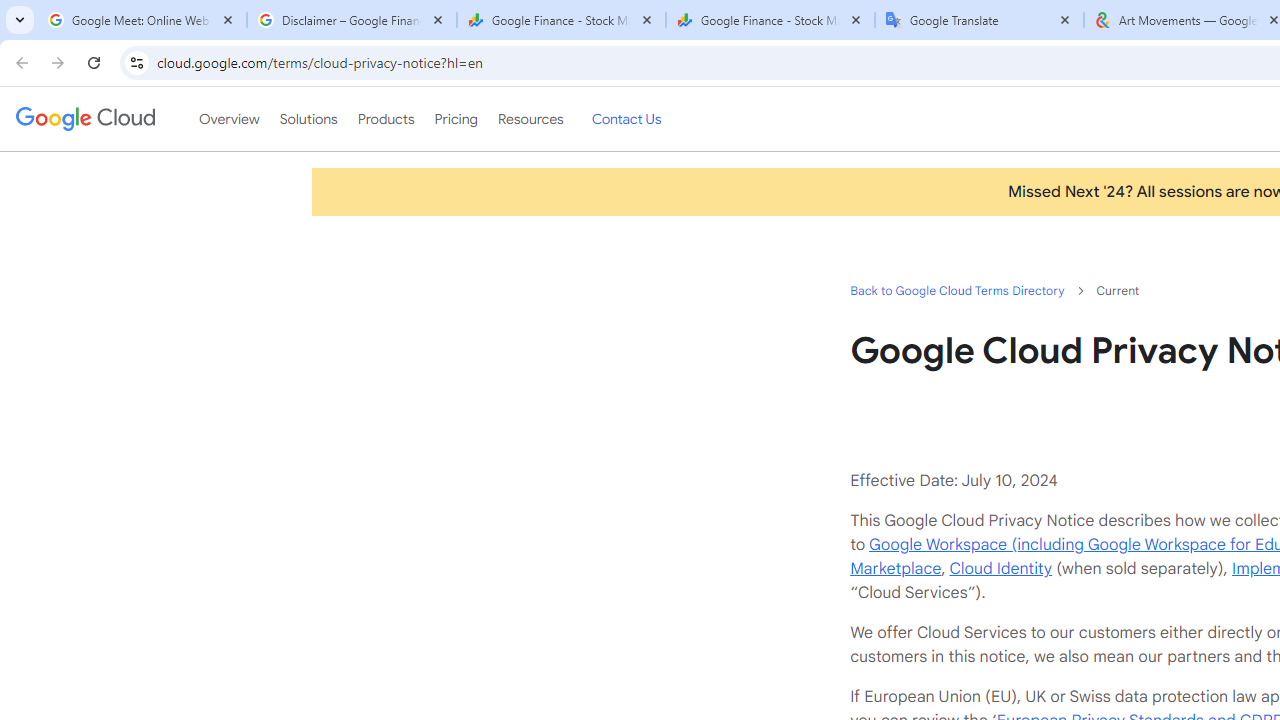  Describe the element at coordinates (956, 290) in the screenshot. I see `'Back to Google Cloud Terms Directory'` at that location.